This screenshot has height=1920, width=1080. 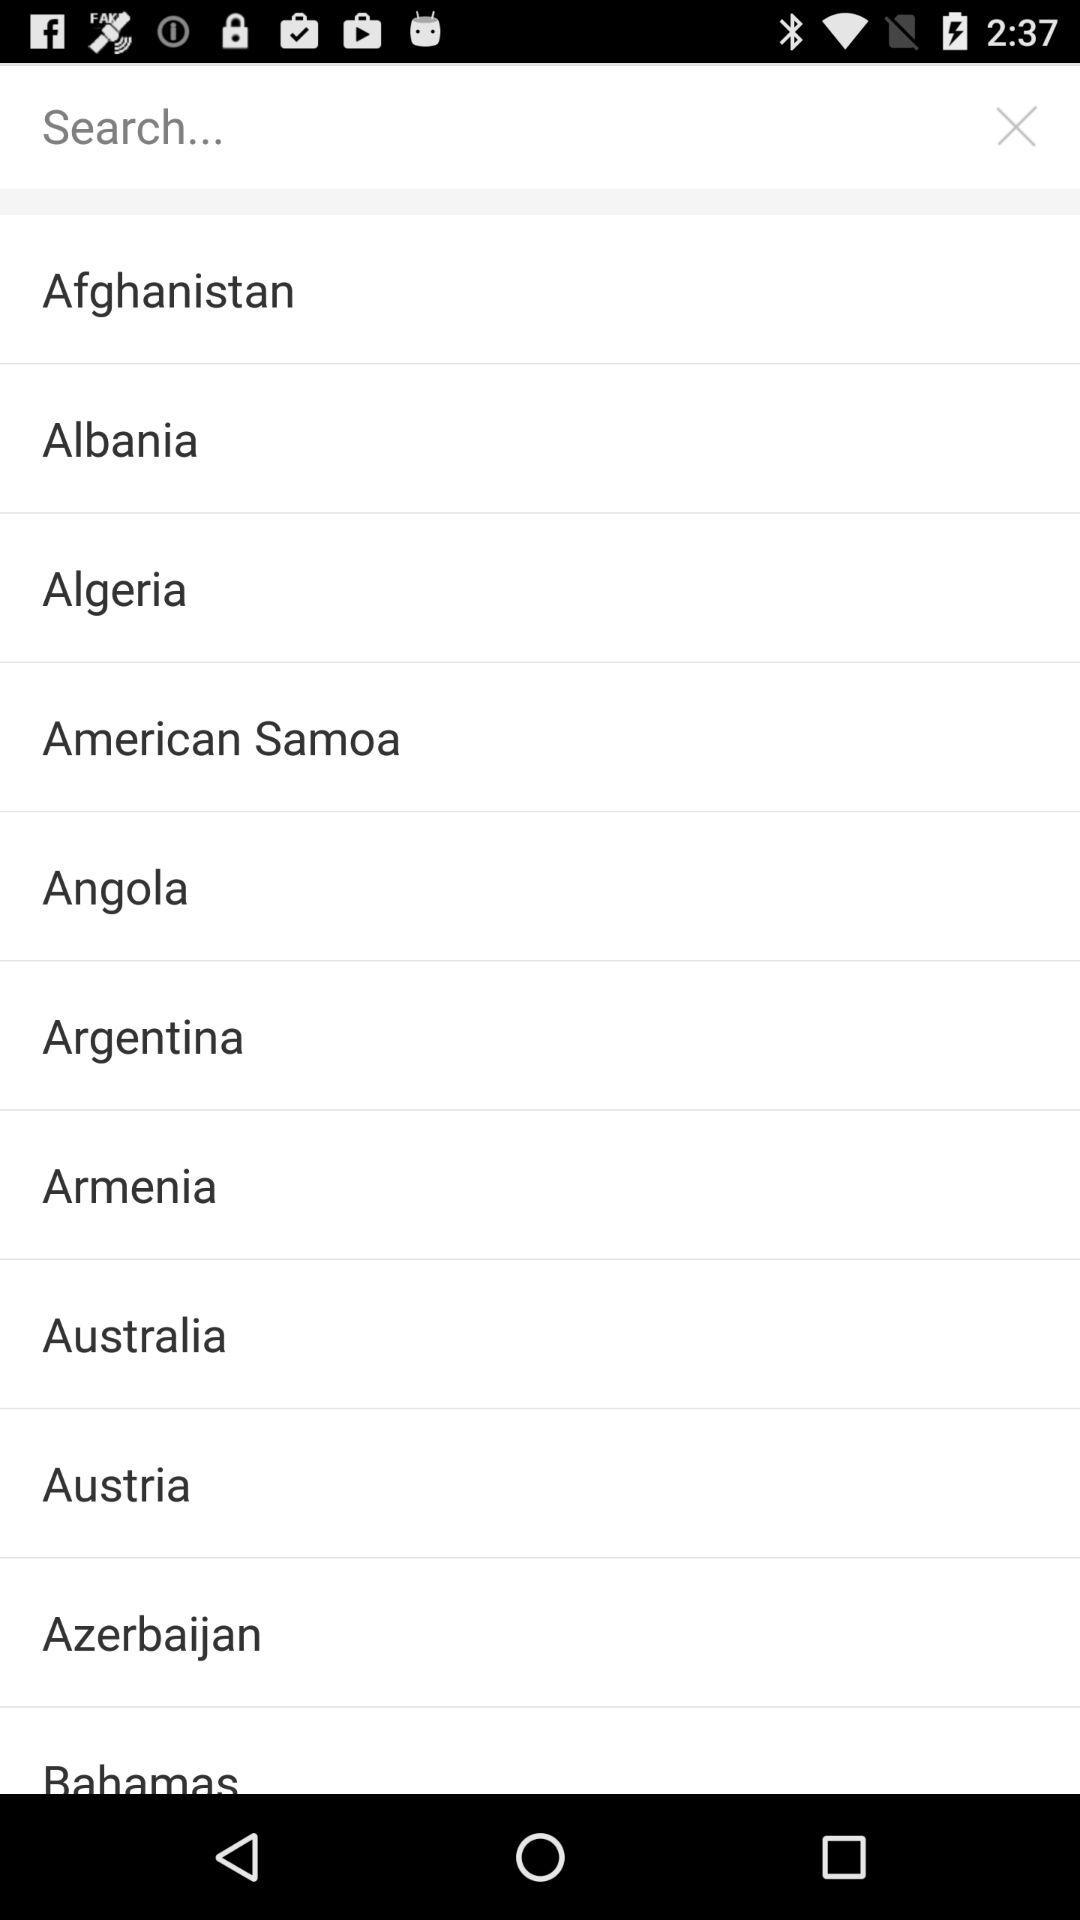 What do you see at coordinates (540, 735) in the screenshot?
I see `the icon below algeria icon` at bounding box center [540, 735].